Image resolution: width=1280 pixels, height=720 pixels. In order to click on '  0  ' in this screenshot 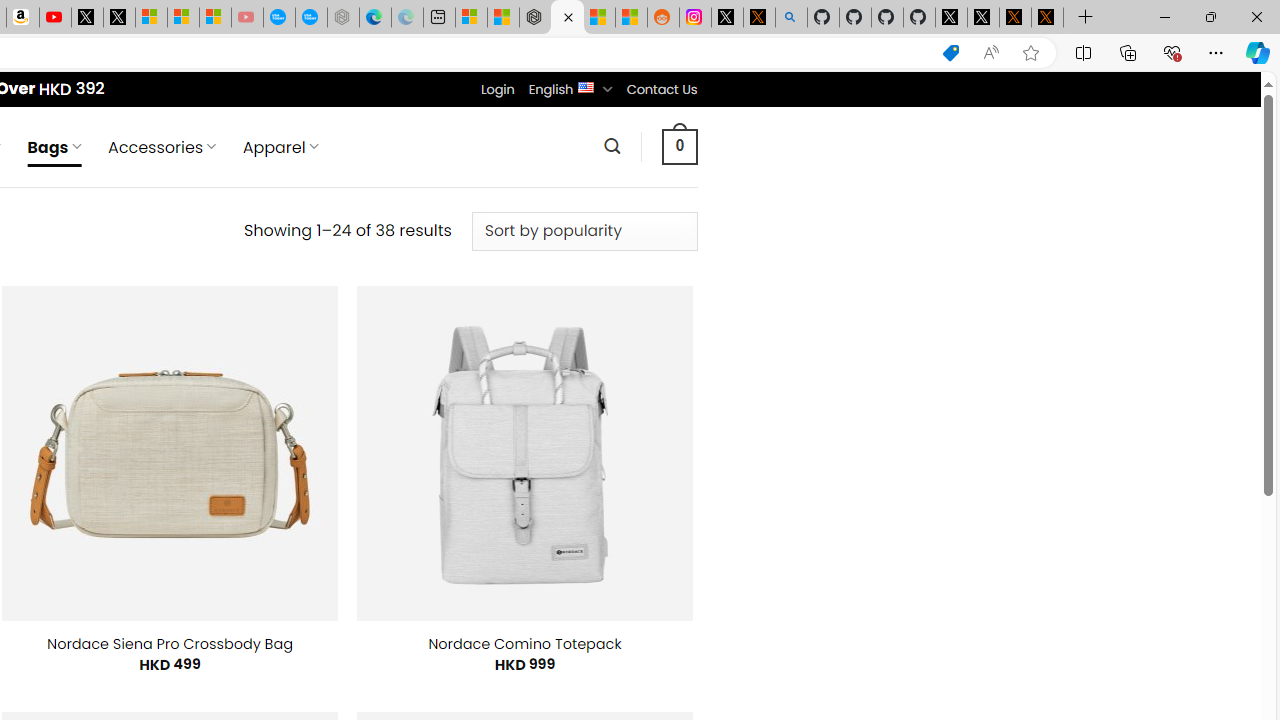, I will do `click(679, 145)`.